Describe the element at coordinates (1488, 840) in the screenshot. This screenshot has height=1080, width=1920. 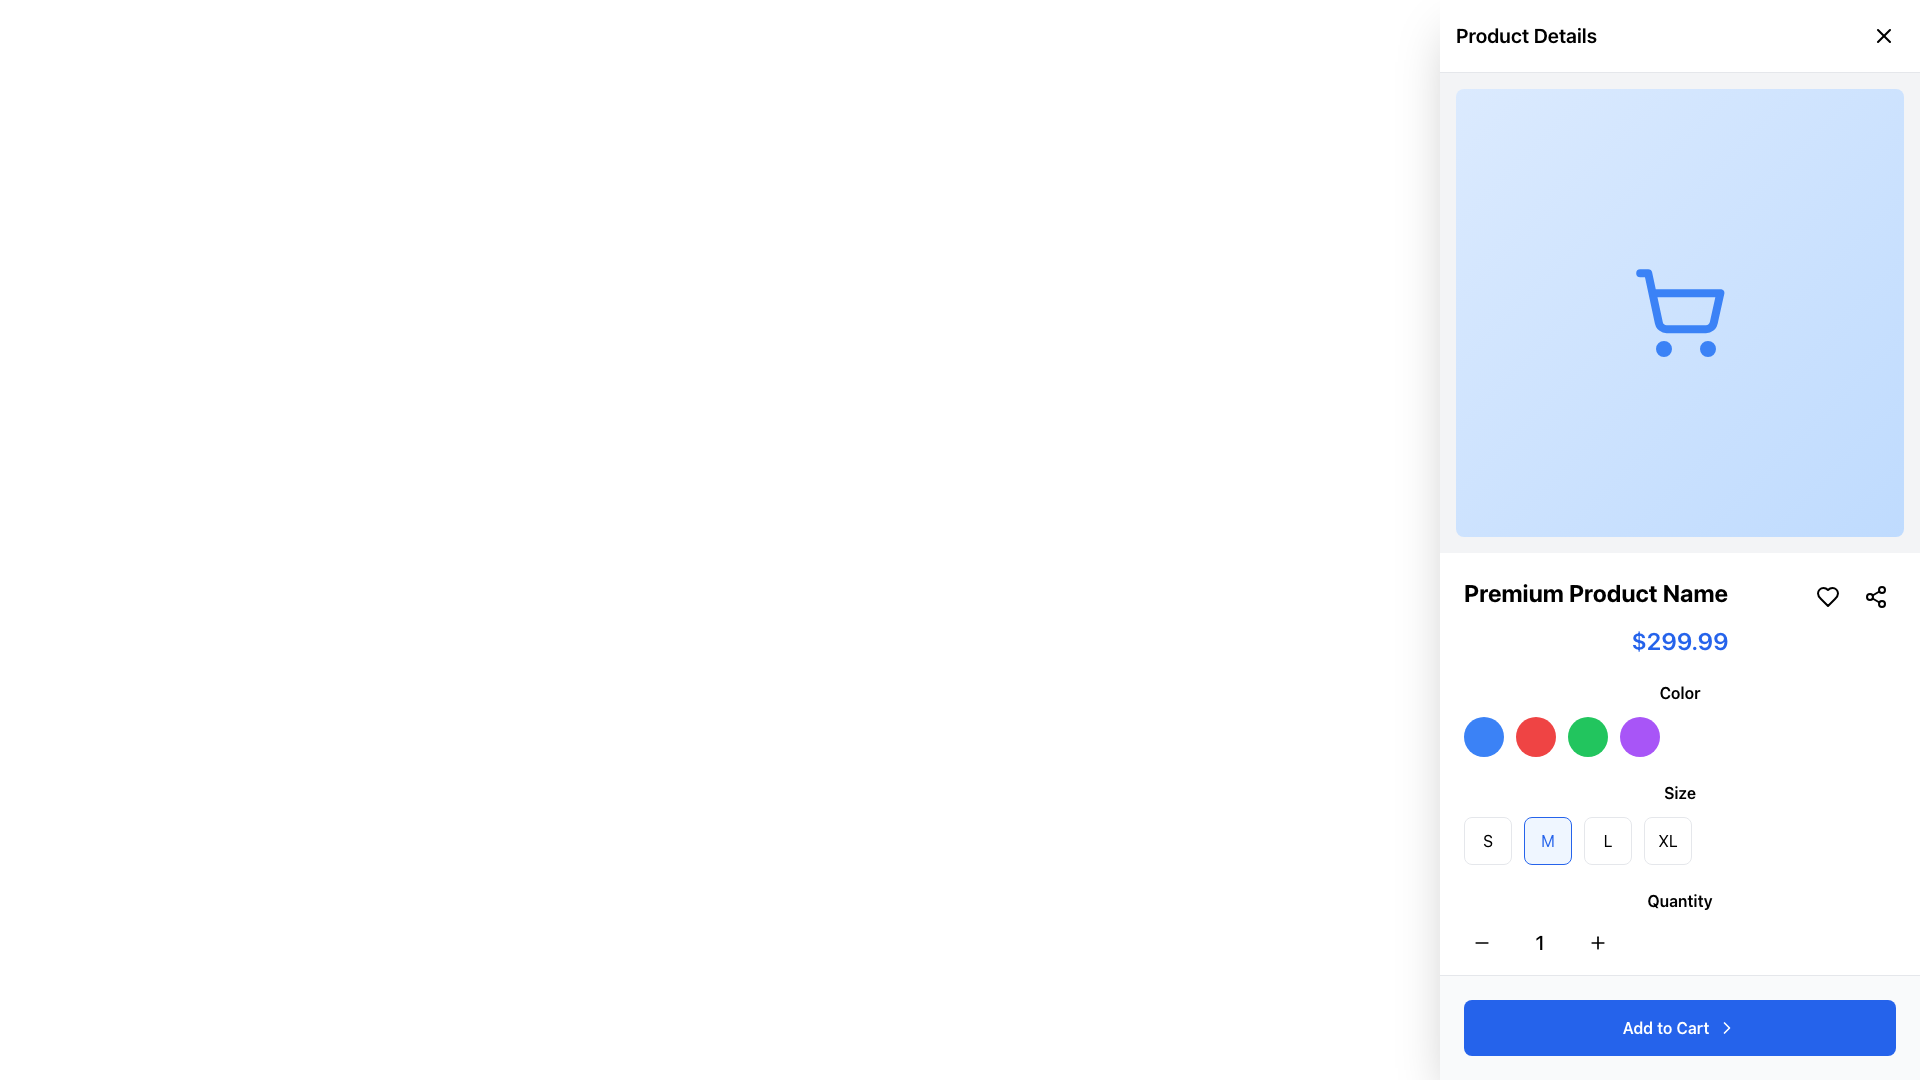
I see `keyboard navigation` at that location.